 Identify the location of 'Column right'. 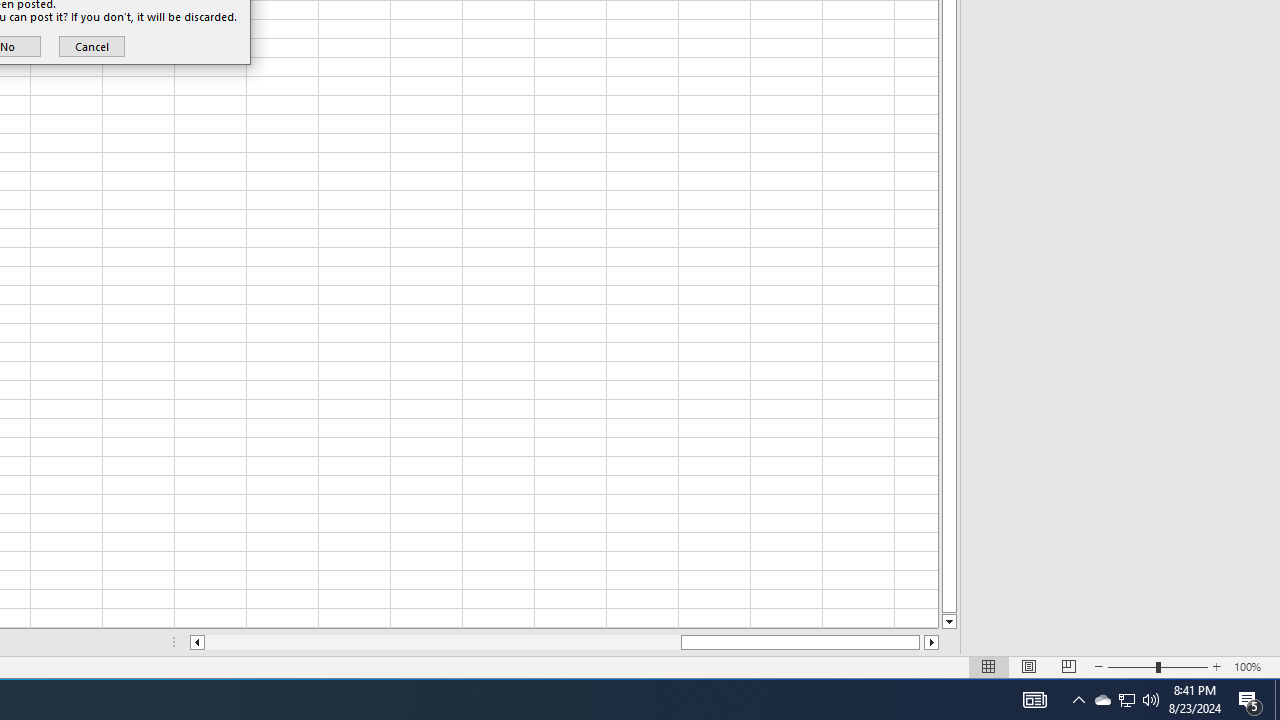
(931, 642).